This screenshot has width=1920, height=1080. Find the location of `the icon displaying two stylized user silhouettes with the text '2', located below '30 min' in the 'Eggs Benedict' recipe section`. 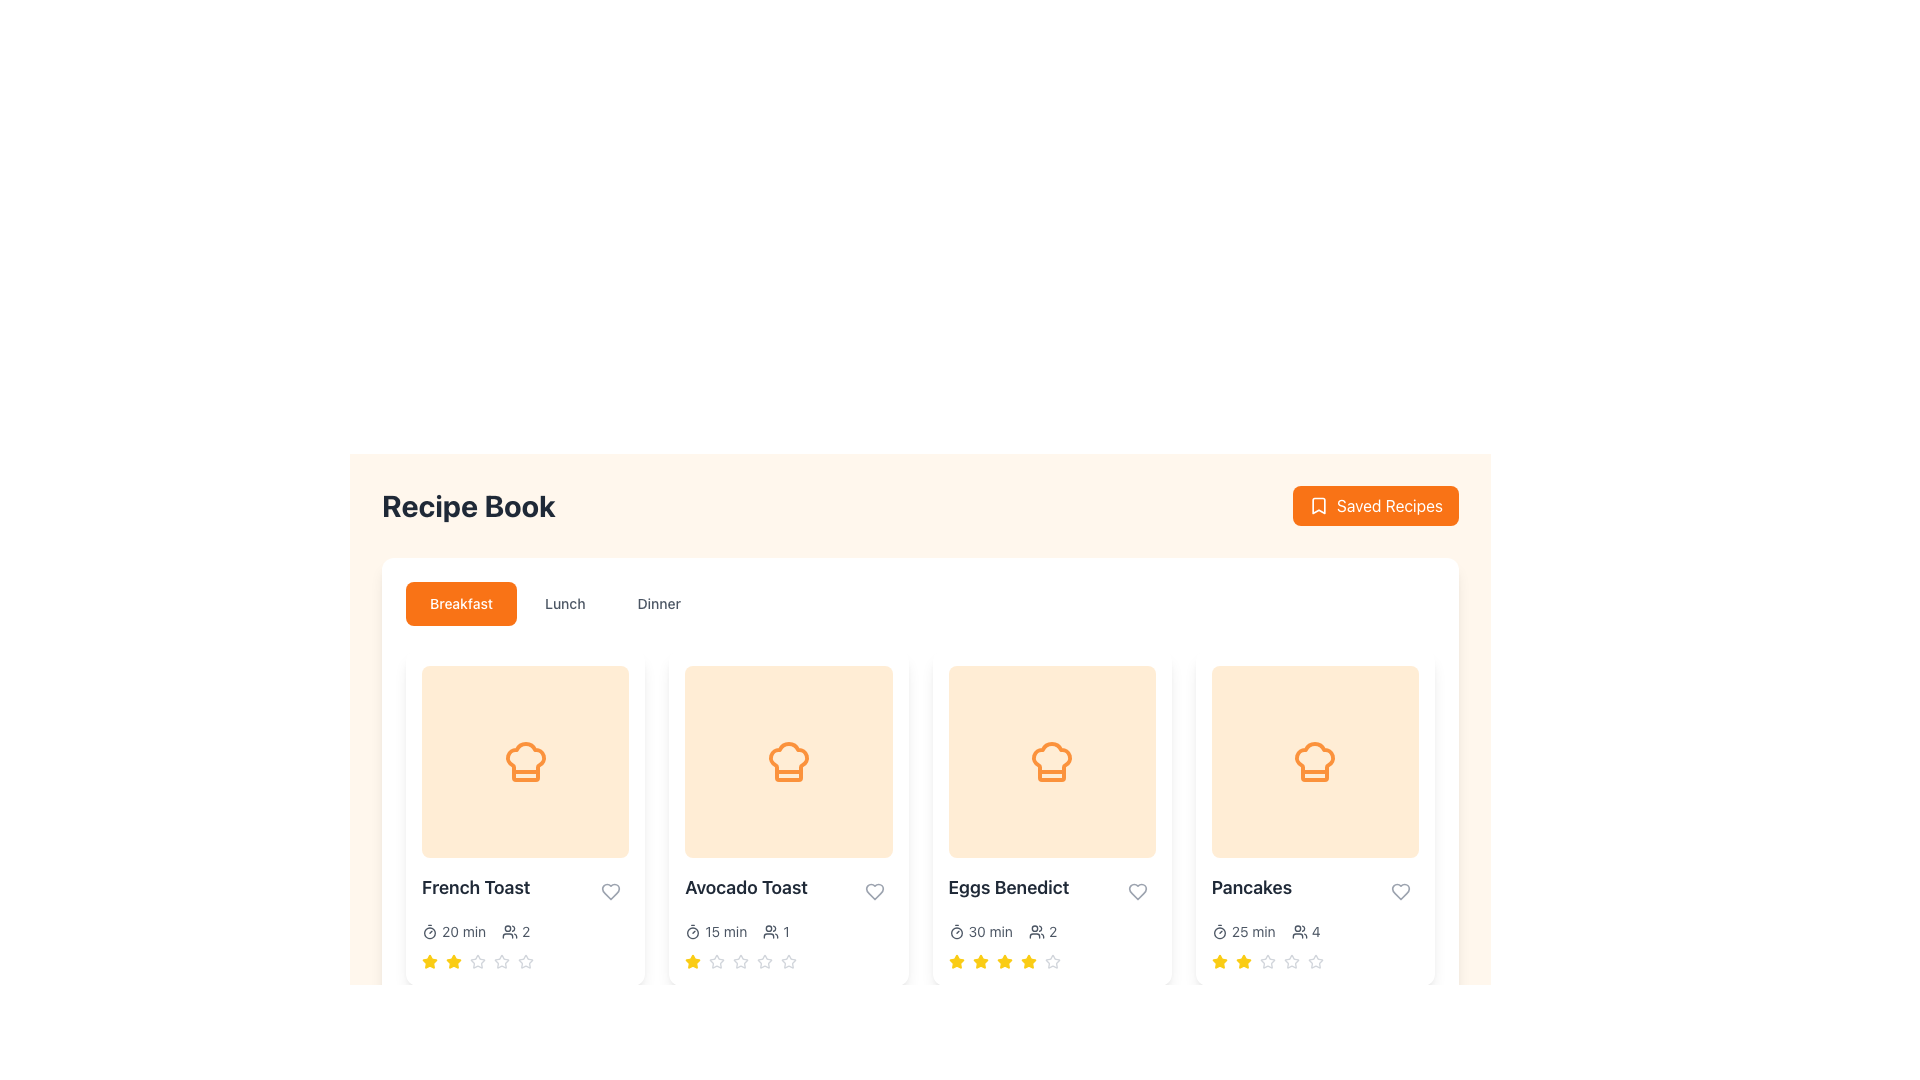

the icon displaying two stylized user silhouettes with the text '2', located below '30 min' in the 'Eggs Benedict' recipe section is located at coordinates (1042, 932).